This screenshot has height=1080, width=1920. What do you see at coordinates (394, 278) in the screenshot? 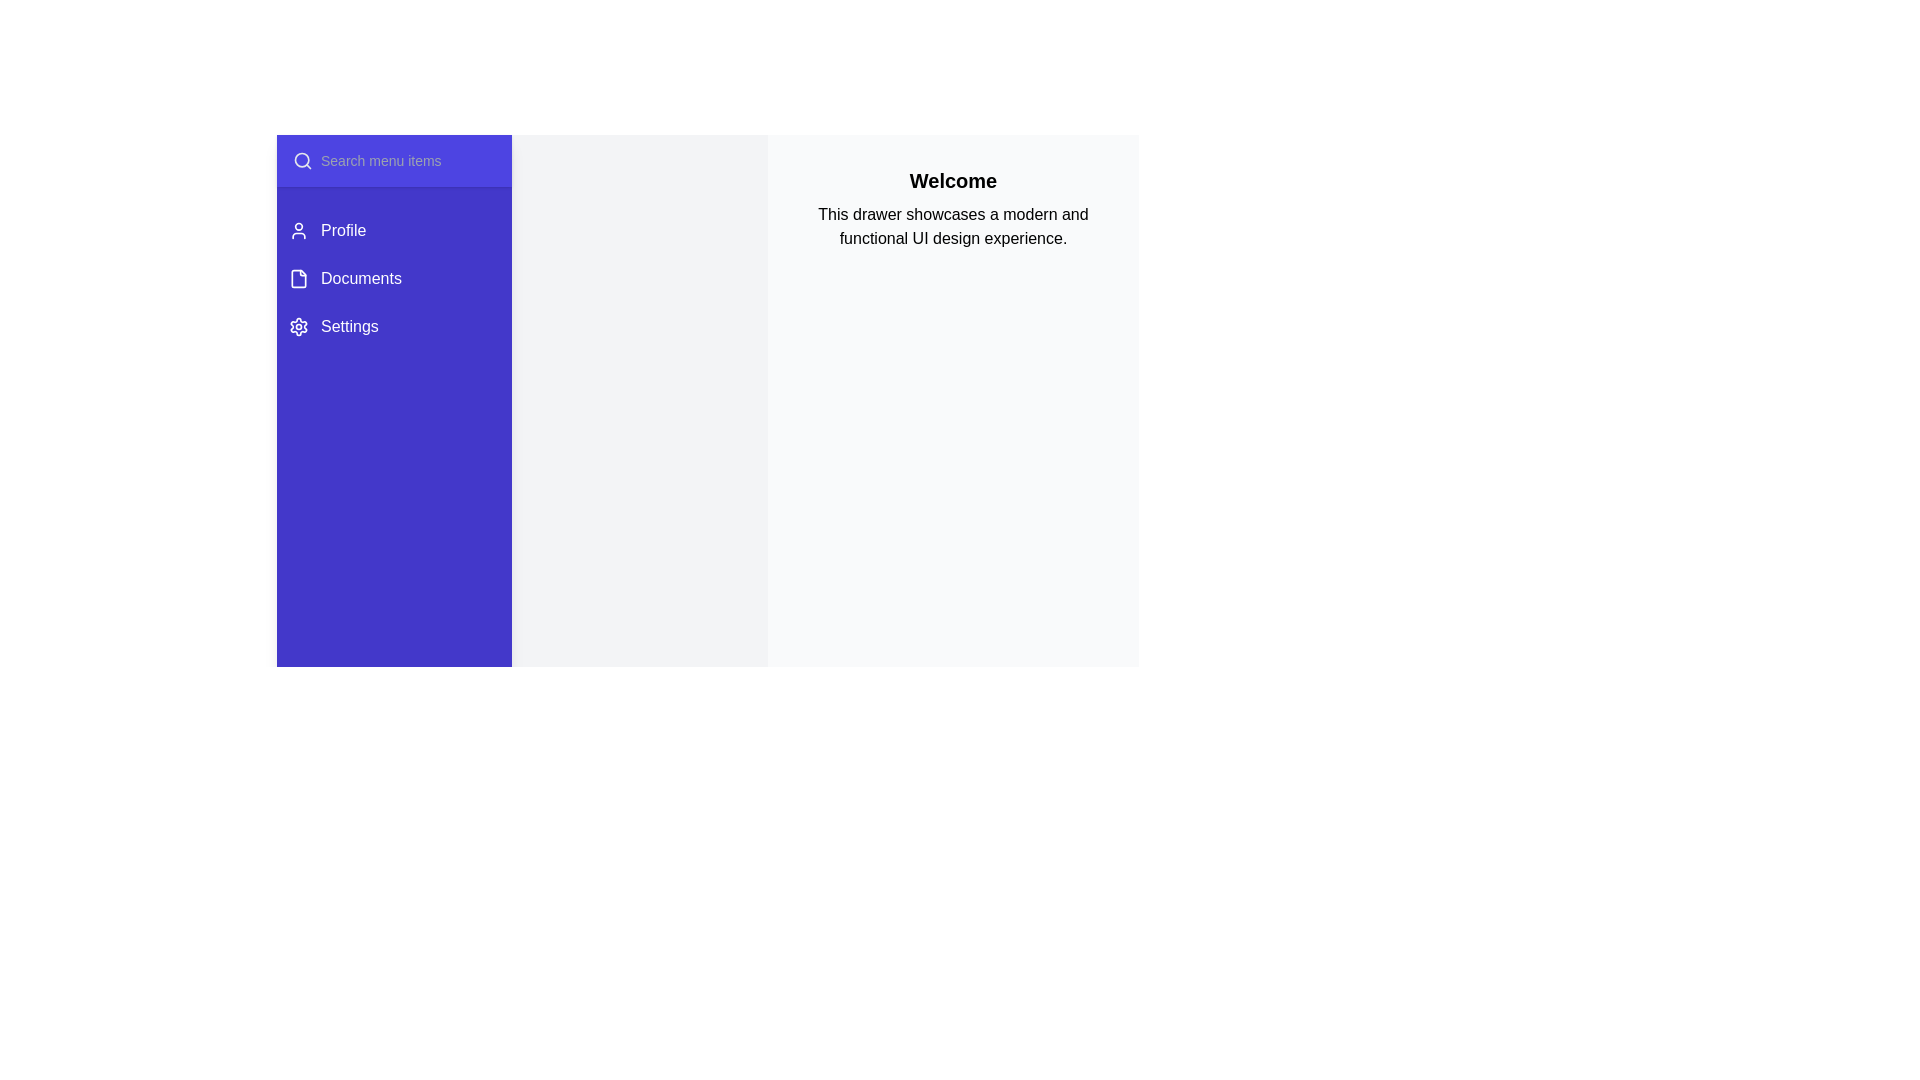
I see `the menu item Documents to select it` at bounding box center [394, 278].